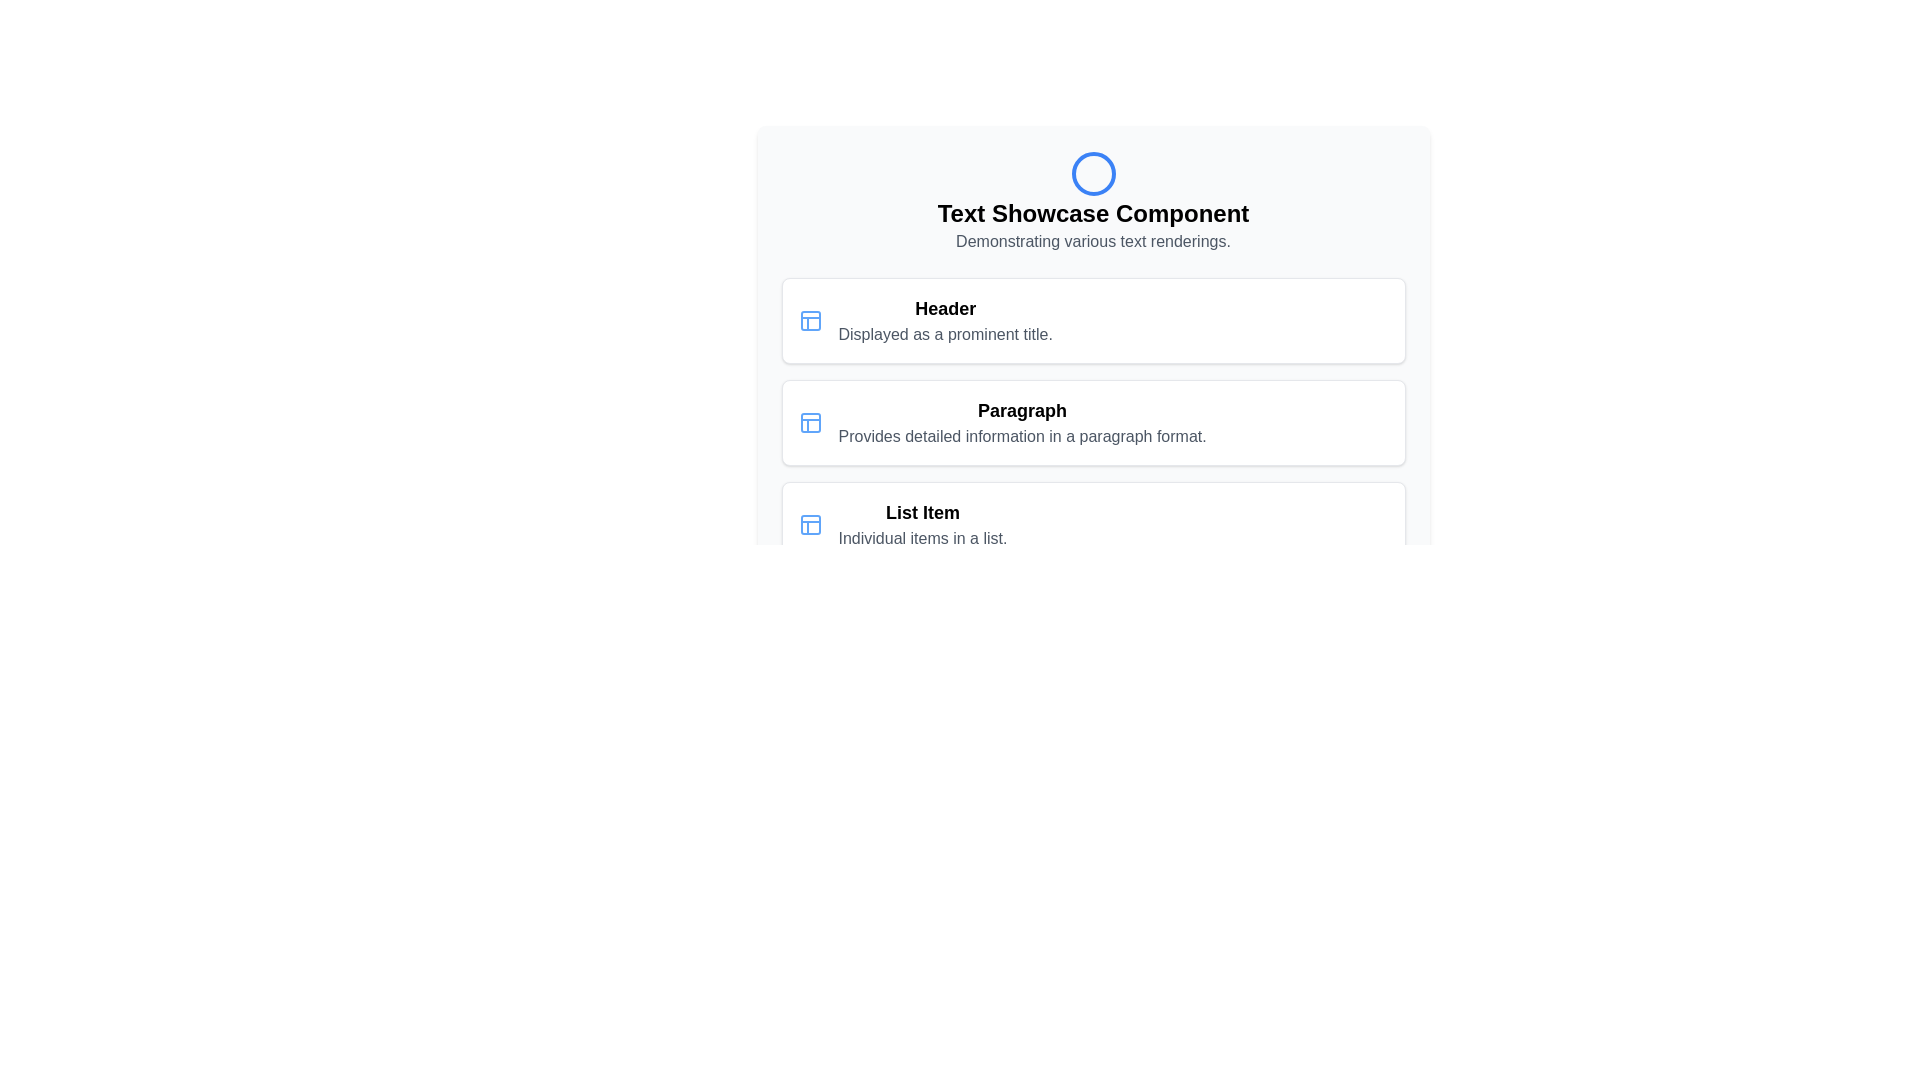  Describe the element at coordinates (1092, 422) in the screenshot. I see `the Information Card, which is the second card in a vertical list, featuring a bold 'Paragraph' text and a smaller gray text below it` at that location.